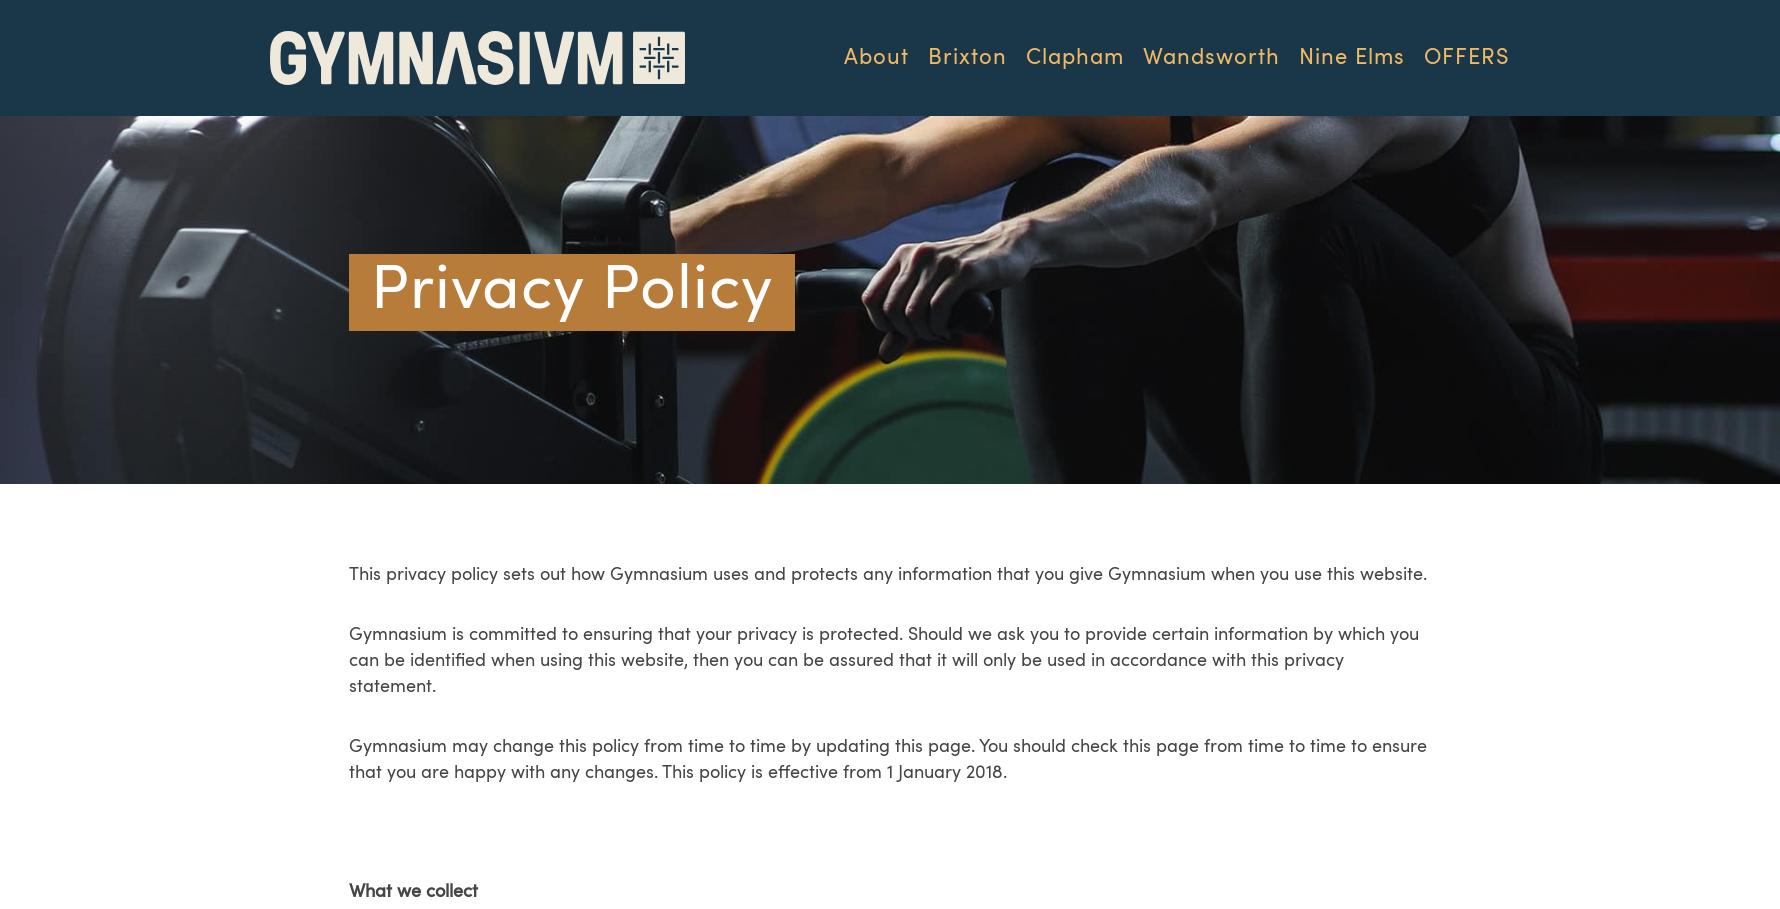 Image resolution: width=1780 pixels, height=909 pixels. I want to click on 'Philosophy', so click(917, 142).